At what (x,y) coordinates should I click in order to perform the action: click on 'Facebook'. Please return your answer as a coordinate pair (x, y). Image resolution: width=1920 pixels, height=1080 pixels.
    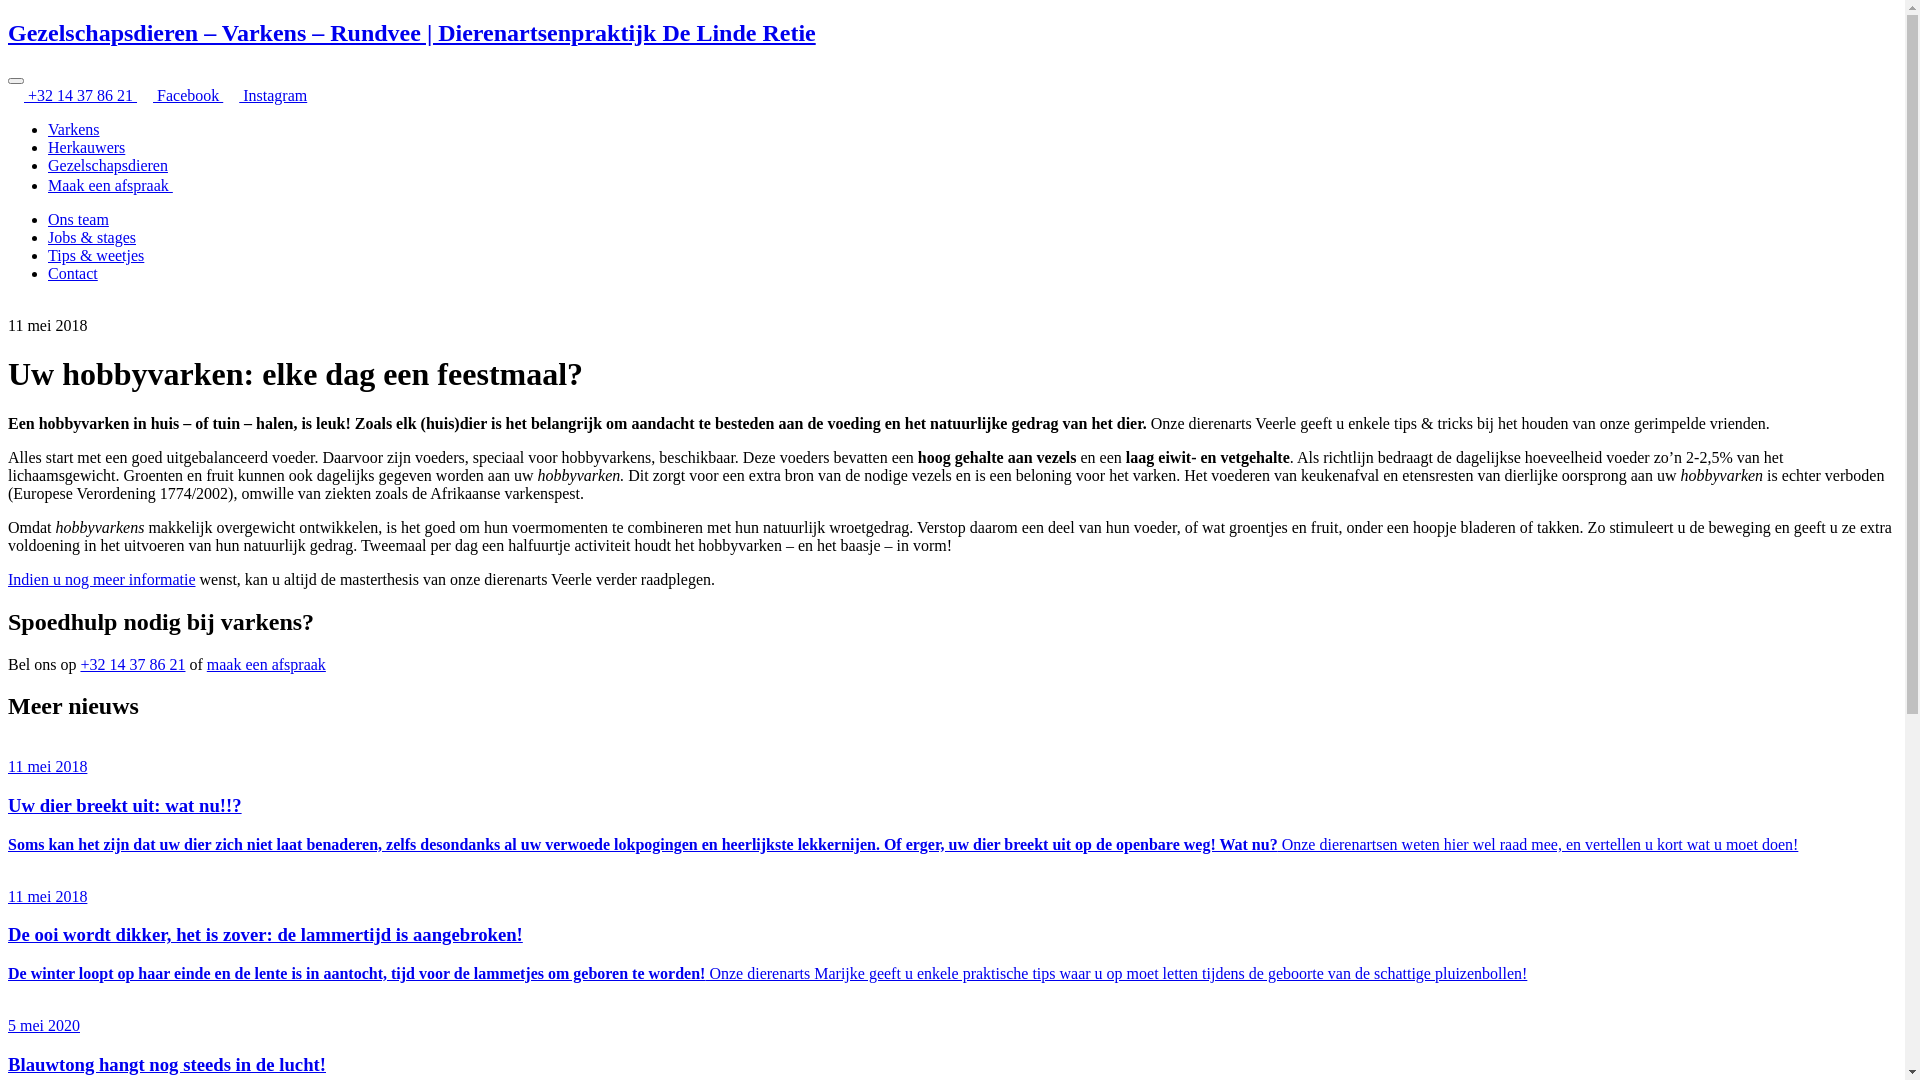
    Looking at the image, I should click on (180, 95).